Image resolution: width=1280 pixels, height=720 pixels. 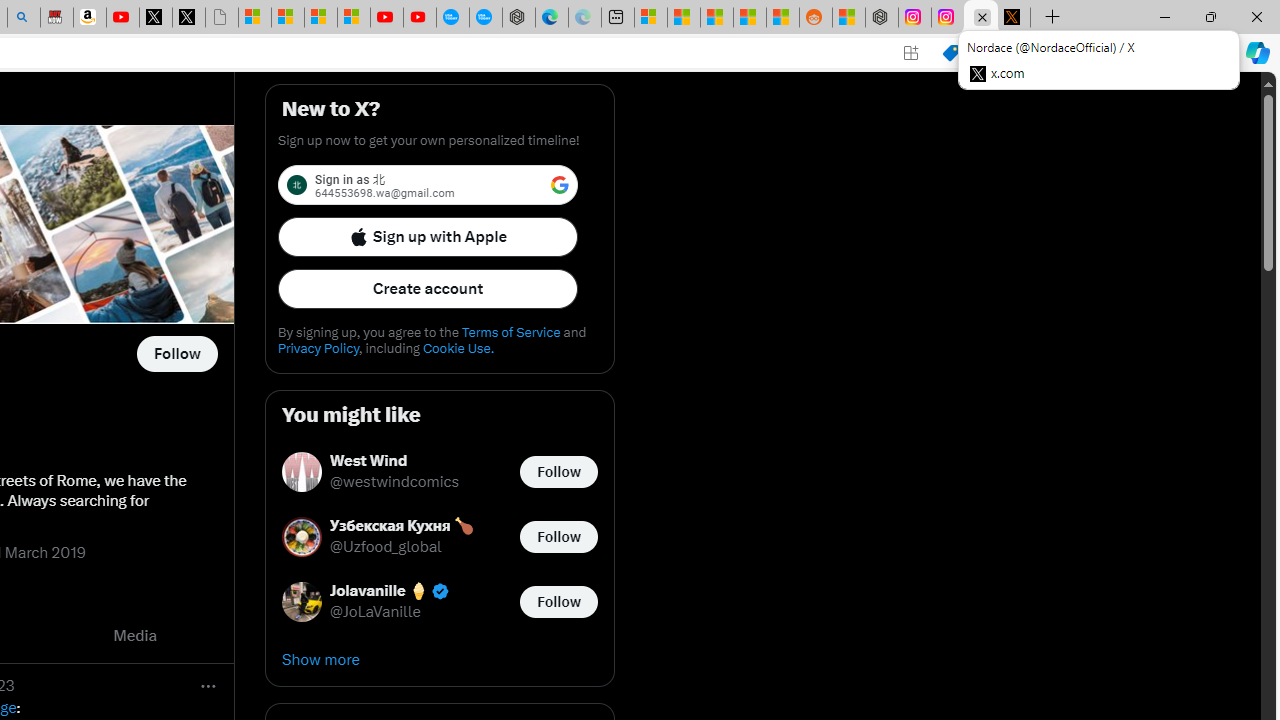 I want to click on 'Microsoft account | Microsoft Account Privacy Settings', so click(x=650, y=17).